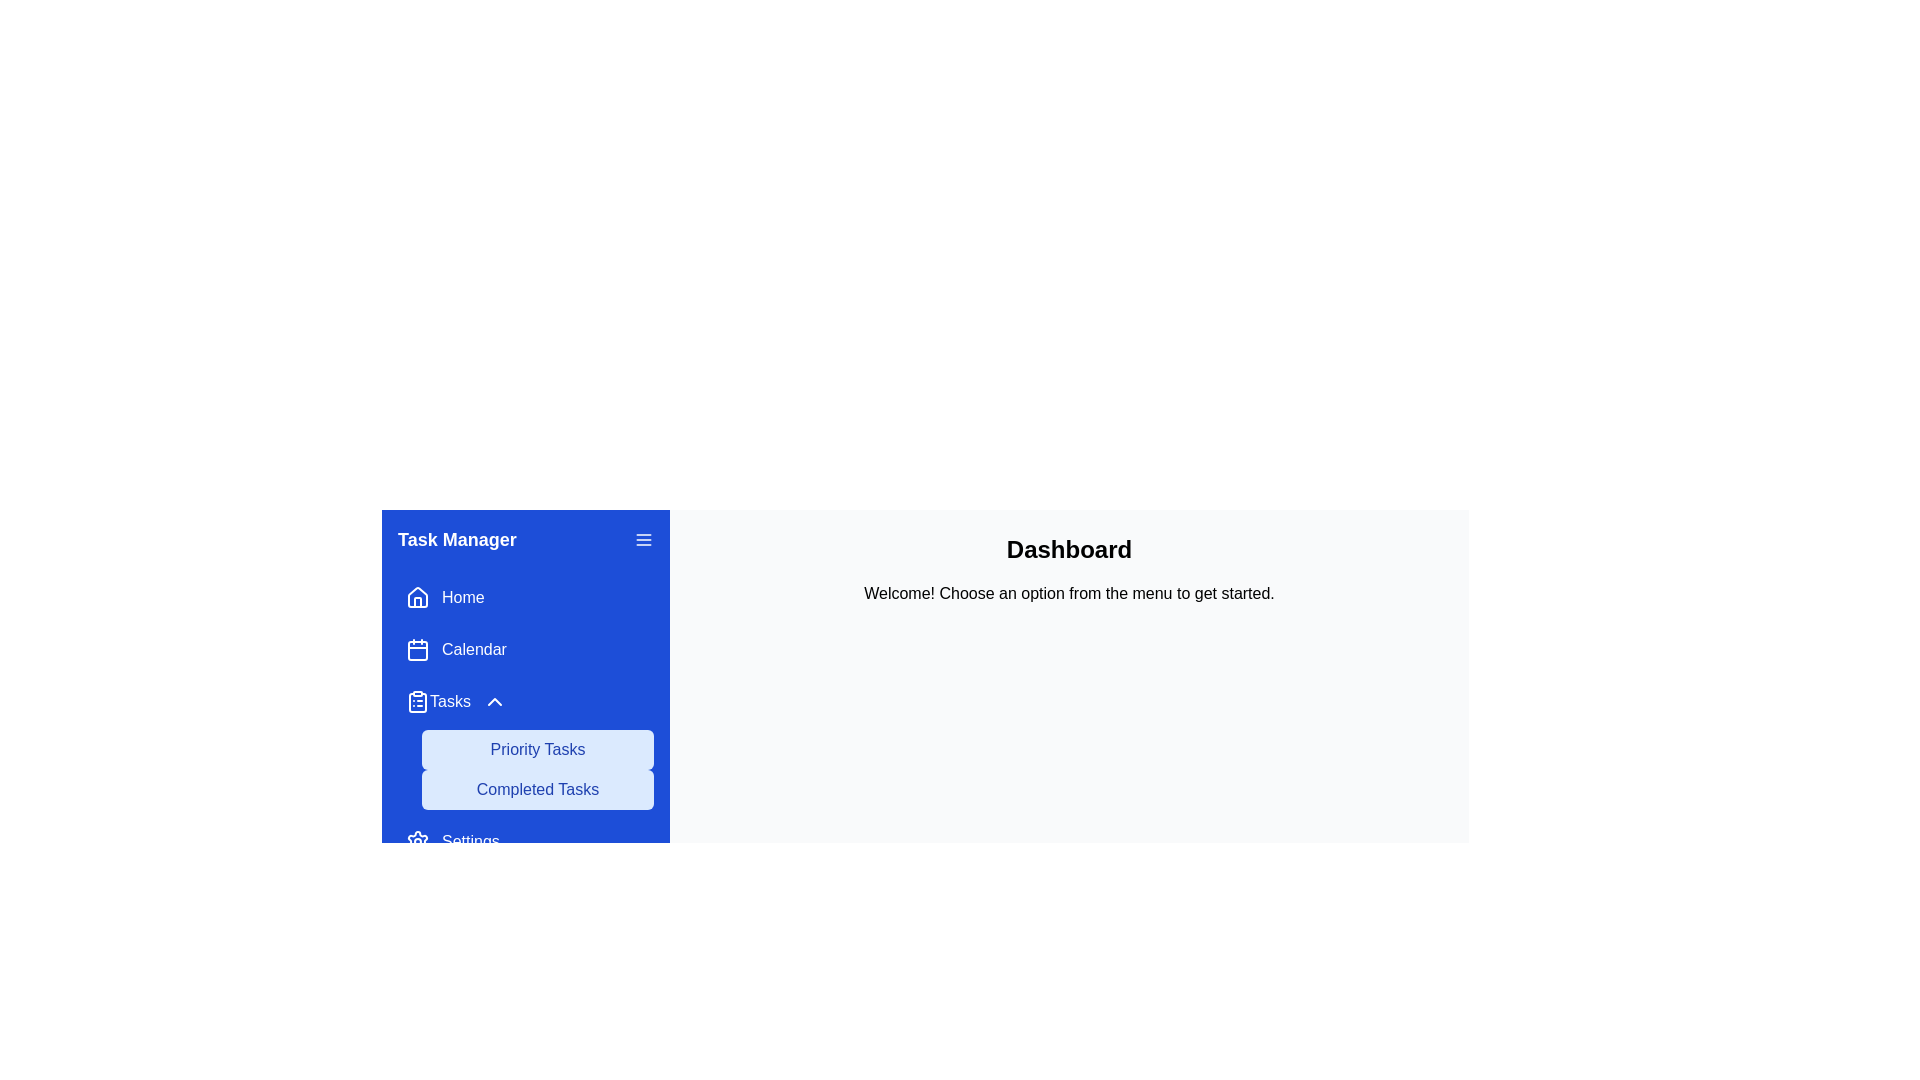 This screenshot has height=1080, width=1920. I want to click on the 'Tasks' button, which features a clipboard icon and white text on a blue background, located as the third item in the menu section, so click(436, 701).